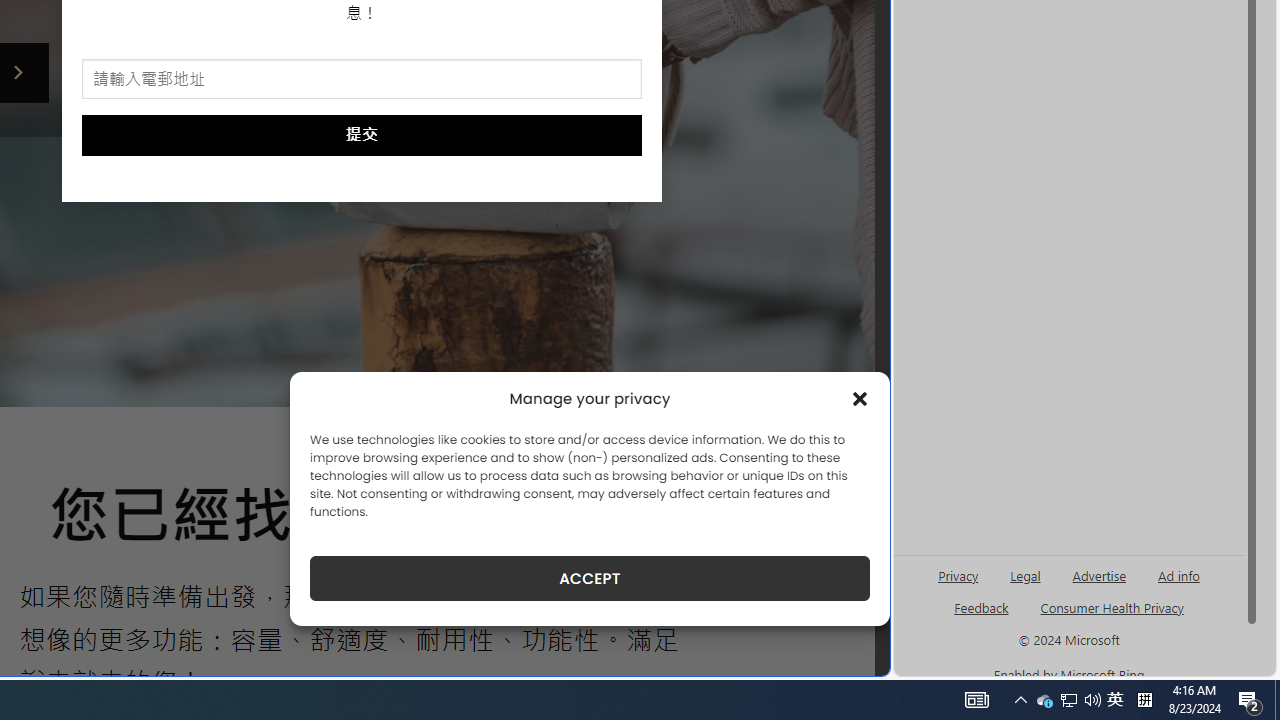 The image size is (1280, 720). I want to click on 'AutomationID: input_5_1', so click(362, 78).